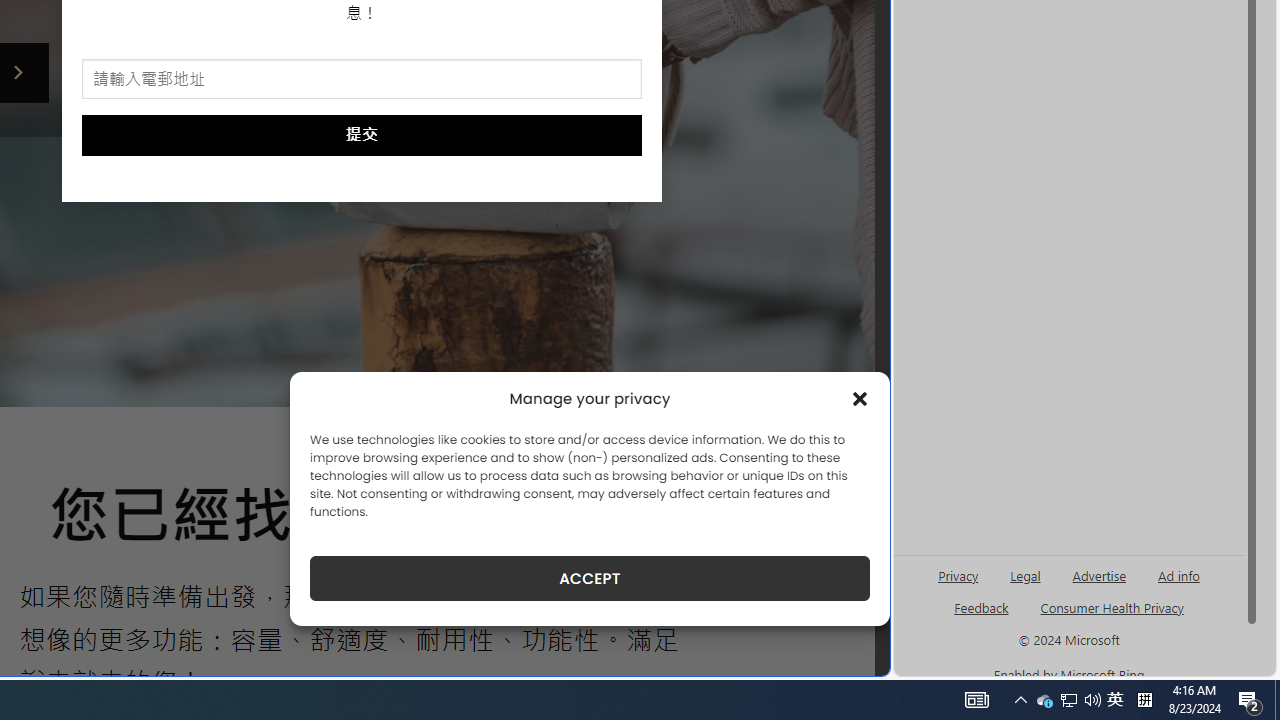 The image size is (1280, 720). I want to click on 'AutomationID: input_5_1', so click(362, 78).